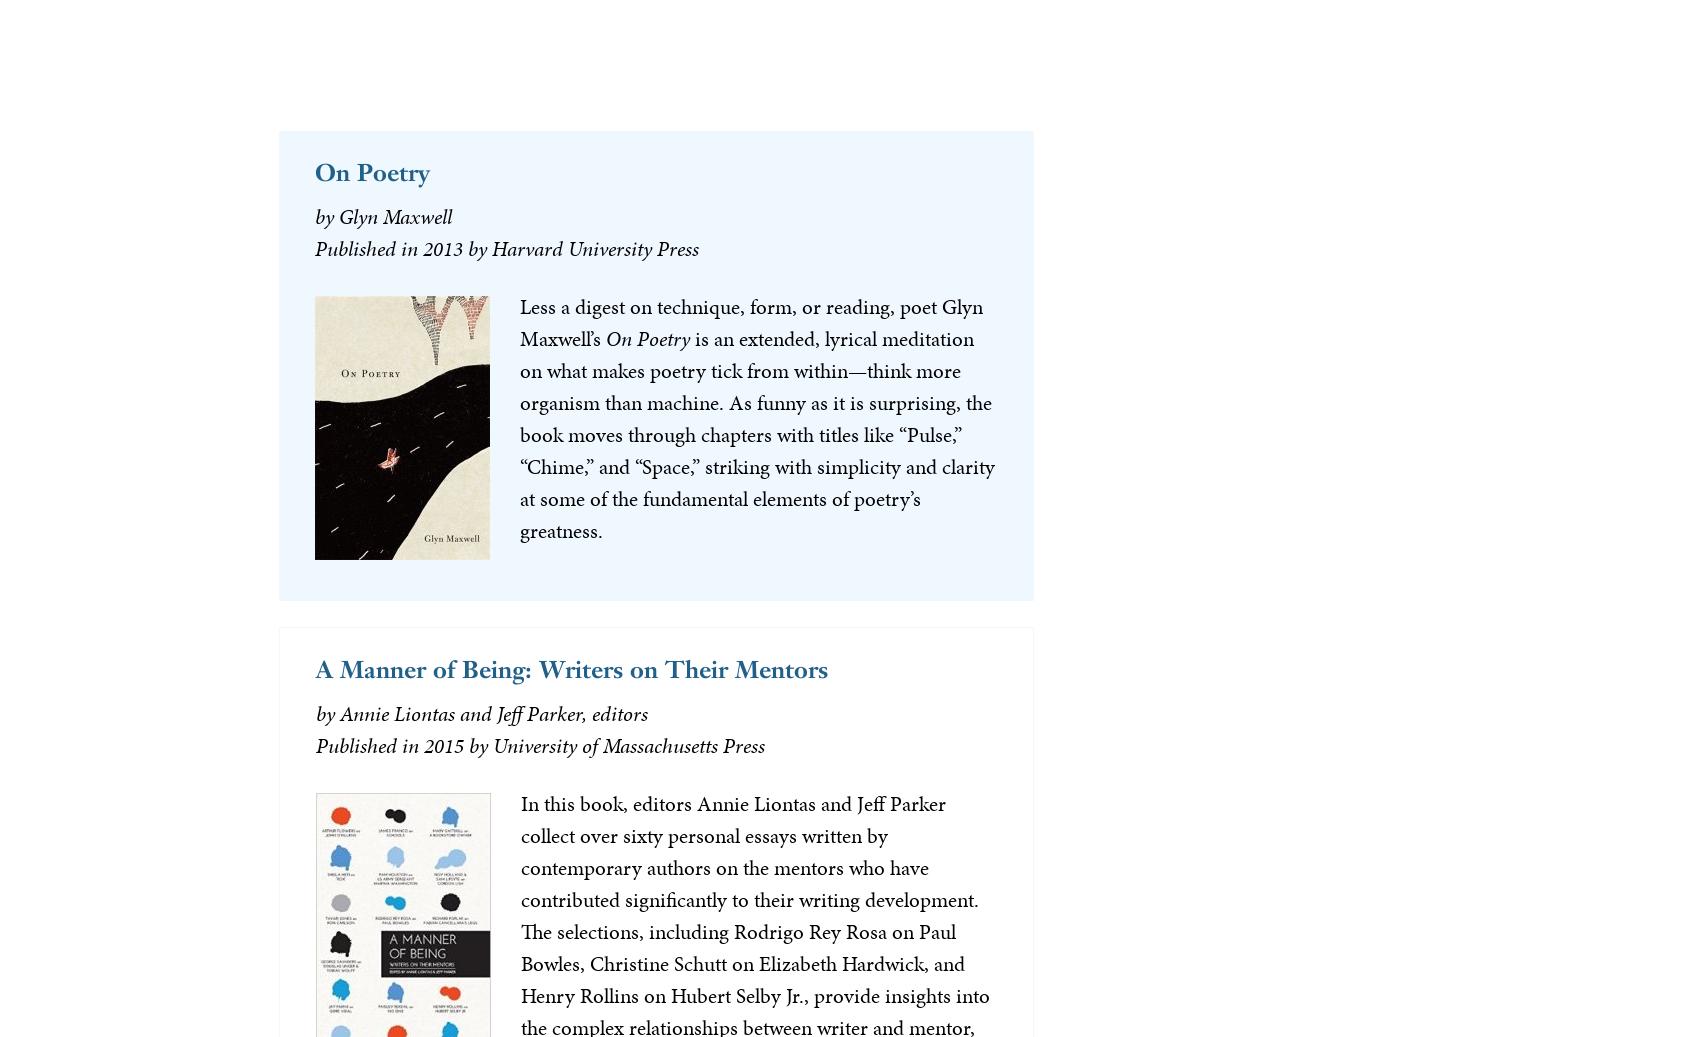 Image resolution: width=1700 pixels, height=1037 pixels. What do you see at coordinates (443, 744) in the screenshot?
I see `'2015'` at bounding box center [443, 744].